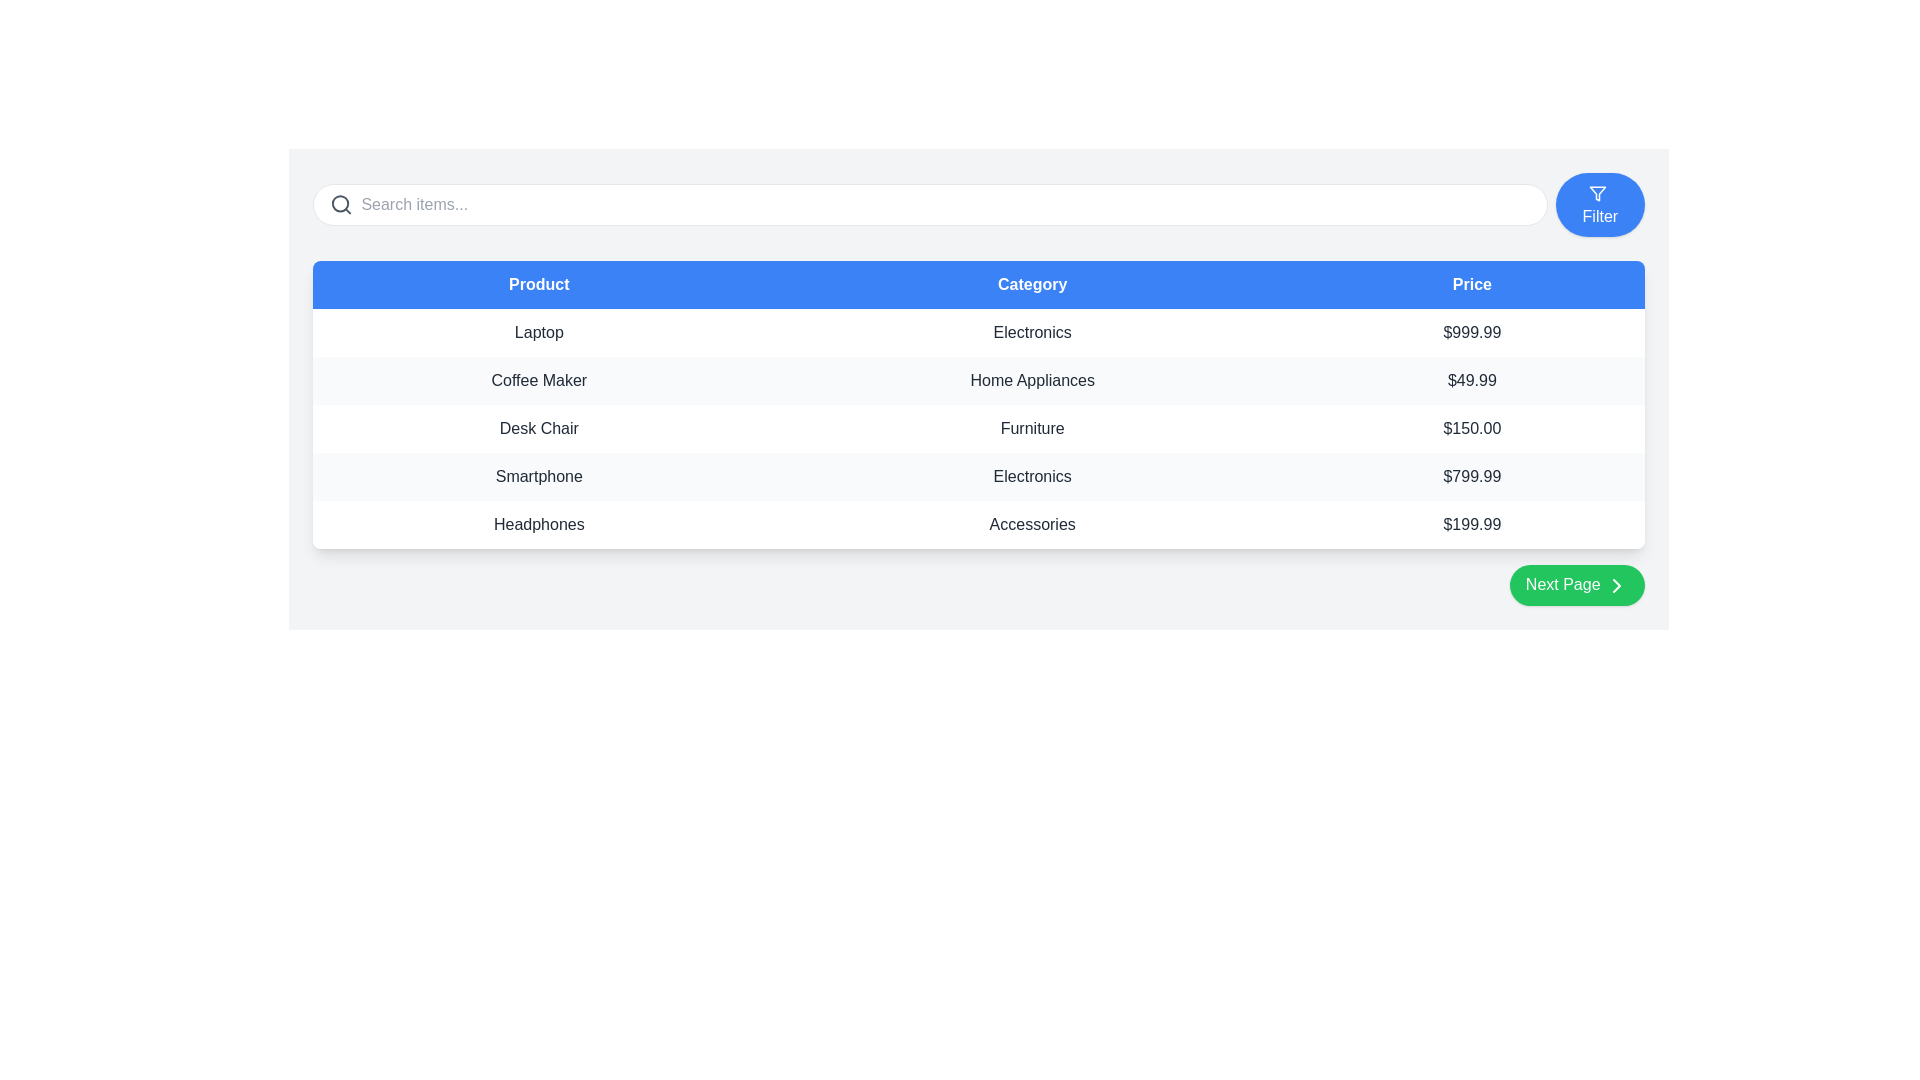  What do you see at coordinates (539, 427) in the screenshot?
I see `the 'Desk Chair' text label, which is a static text element located in the third row under the 'Product' column, aligned with 'Furniture' in the 'Category' column and '$150.00' in the 'Price' column` at bounding box center [539, 427].